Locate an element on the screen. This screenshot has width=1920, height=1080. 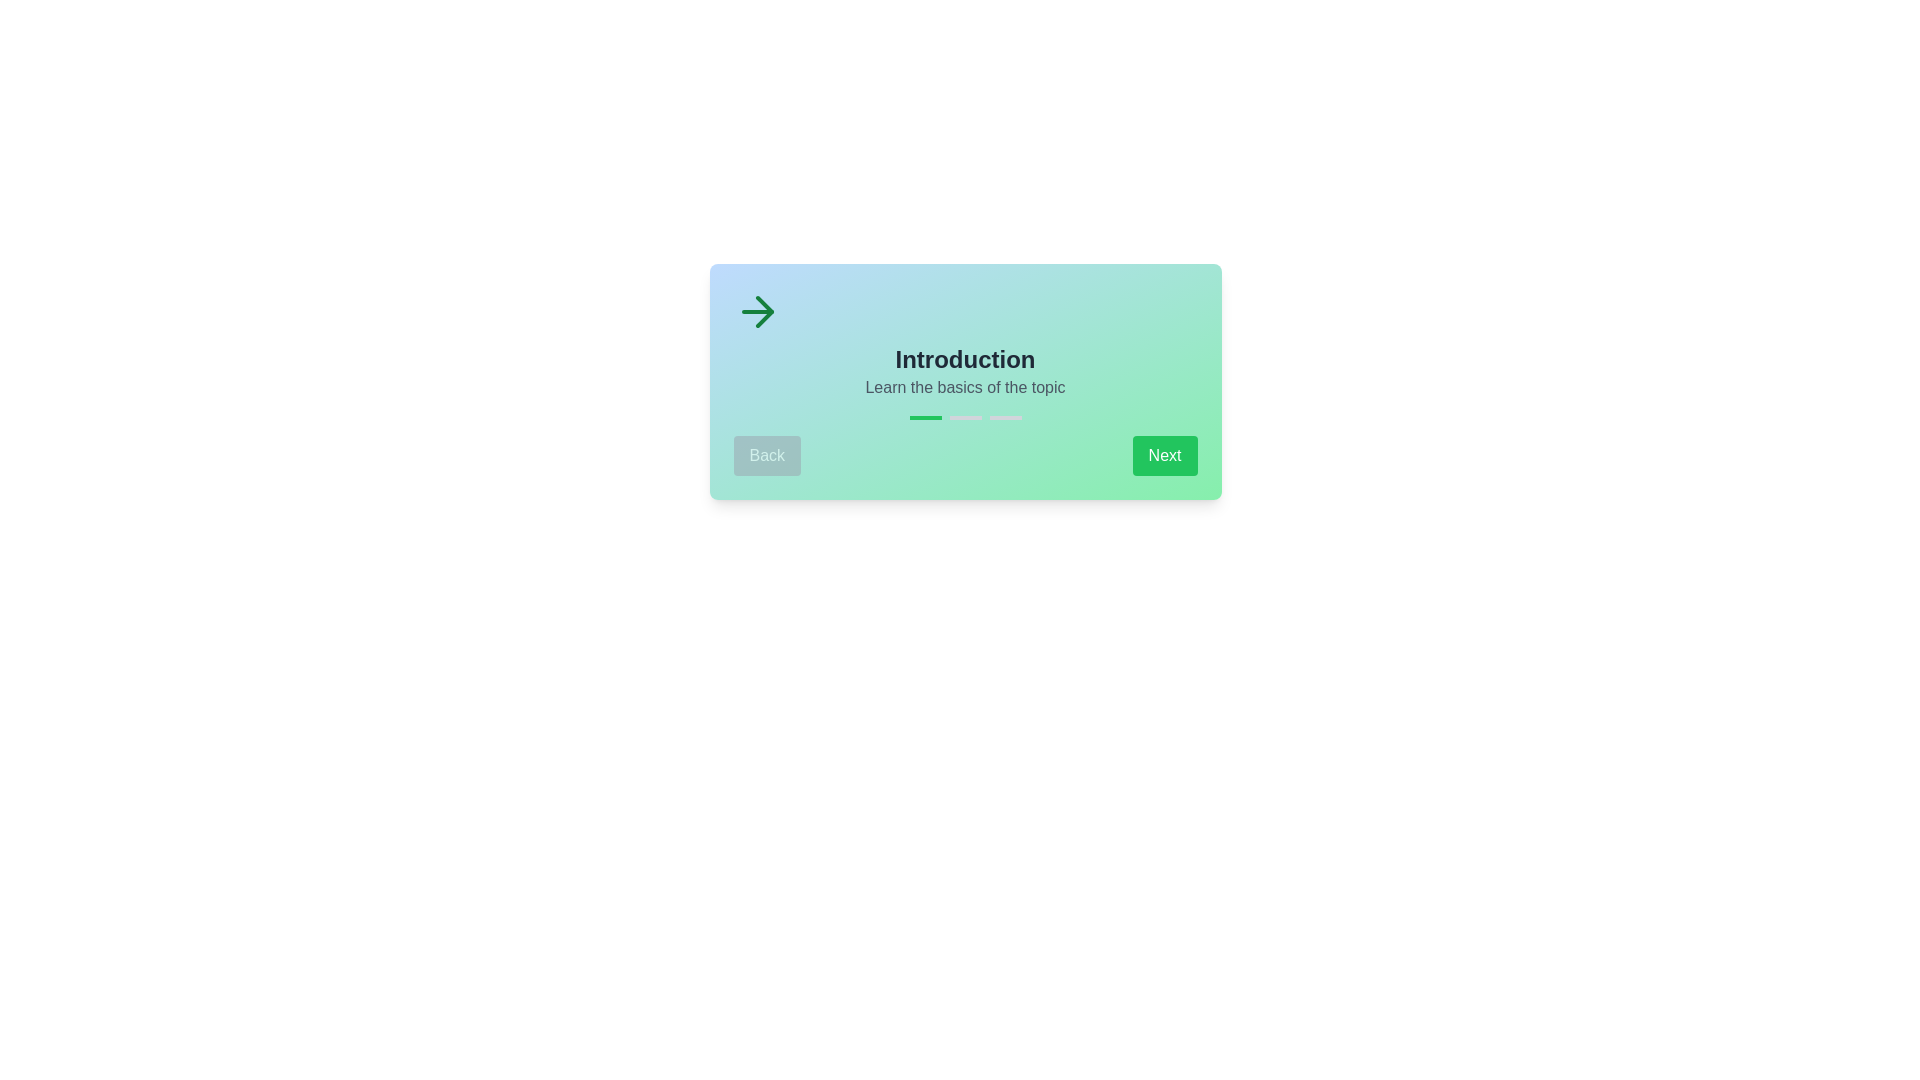
the arrow icon to trigger its associated action is located at coordinates (756, 312).